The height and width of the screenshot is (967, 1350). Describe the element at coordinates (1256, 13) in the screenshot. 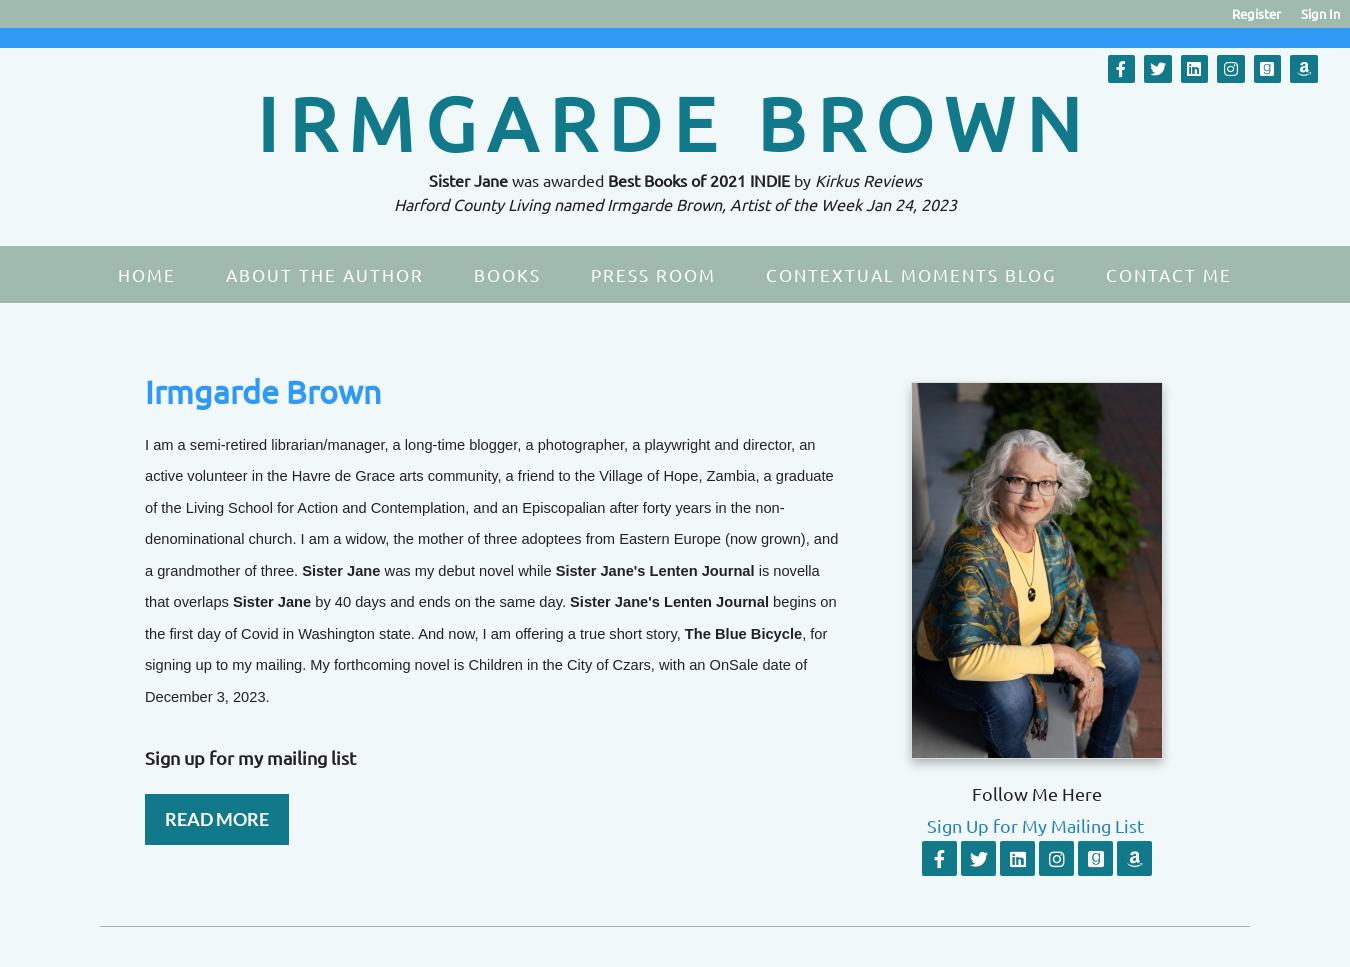

I see `'Register'` at that location.